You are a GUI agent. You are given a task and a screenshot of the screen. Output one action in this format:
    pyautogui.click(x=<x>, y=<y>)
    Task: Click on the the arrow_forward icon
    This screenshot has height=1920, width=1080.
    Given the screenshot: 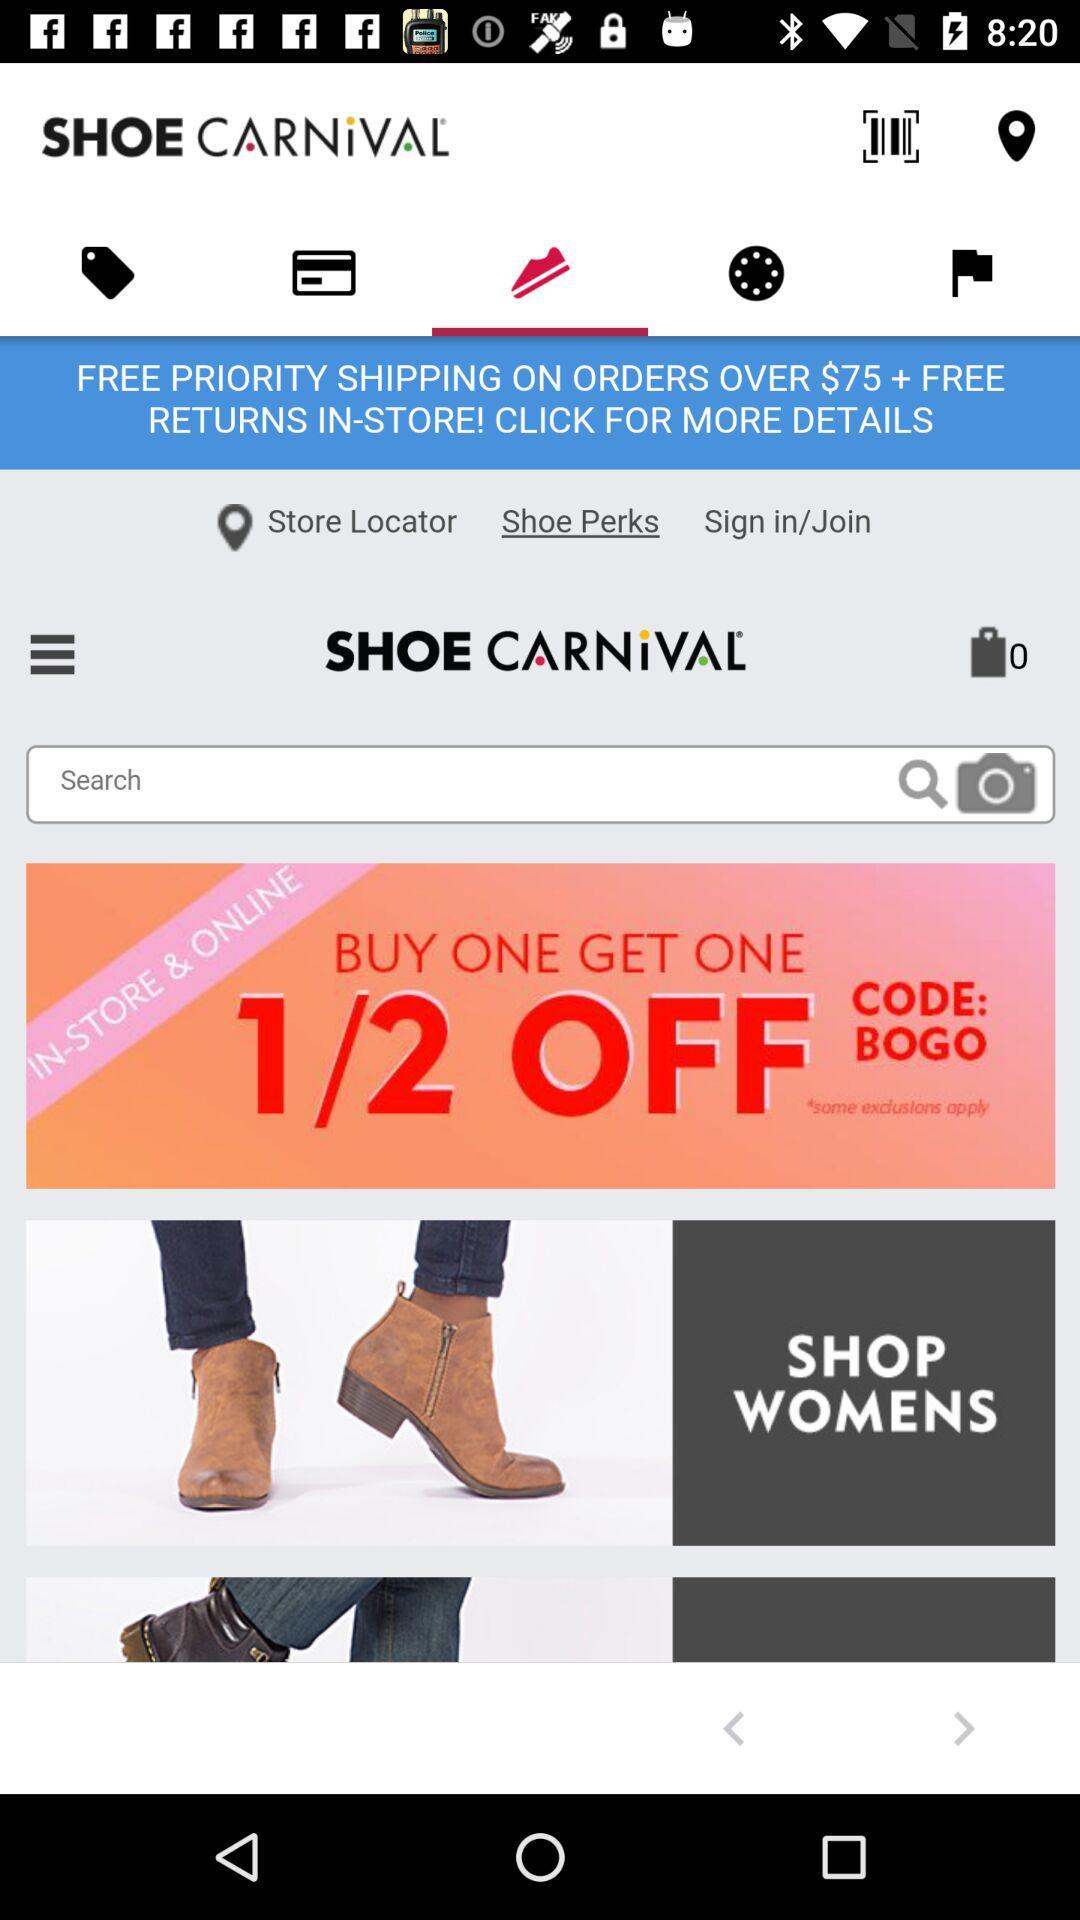 What is the action you would take?
    pyautogui.click(x=963, y=1727)
    